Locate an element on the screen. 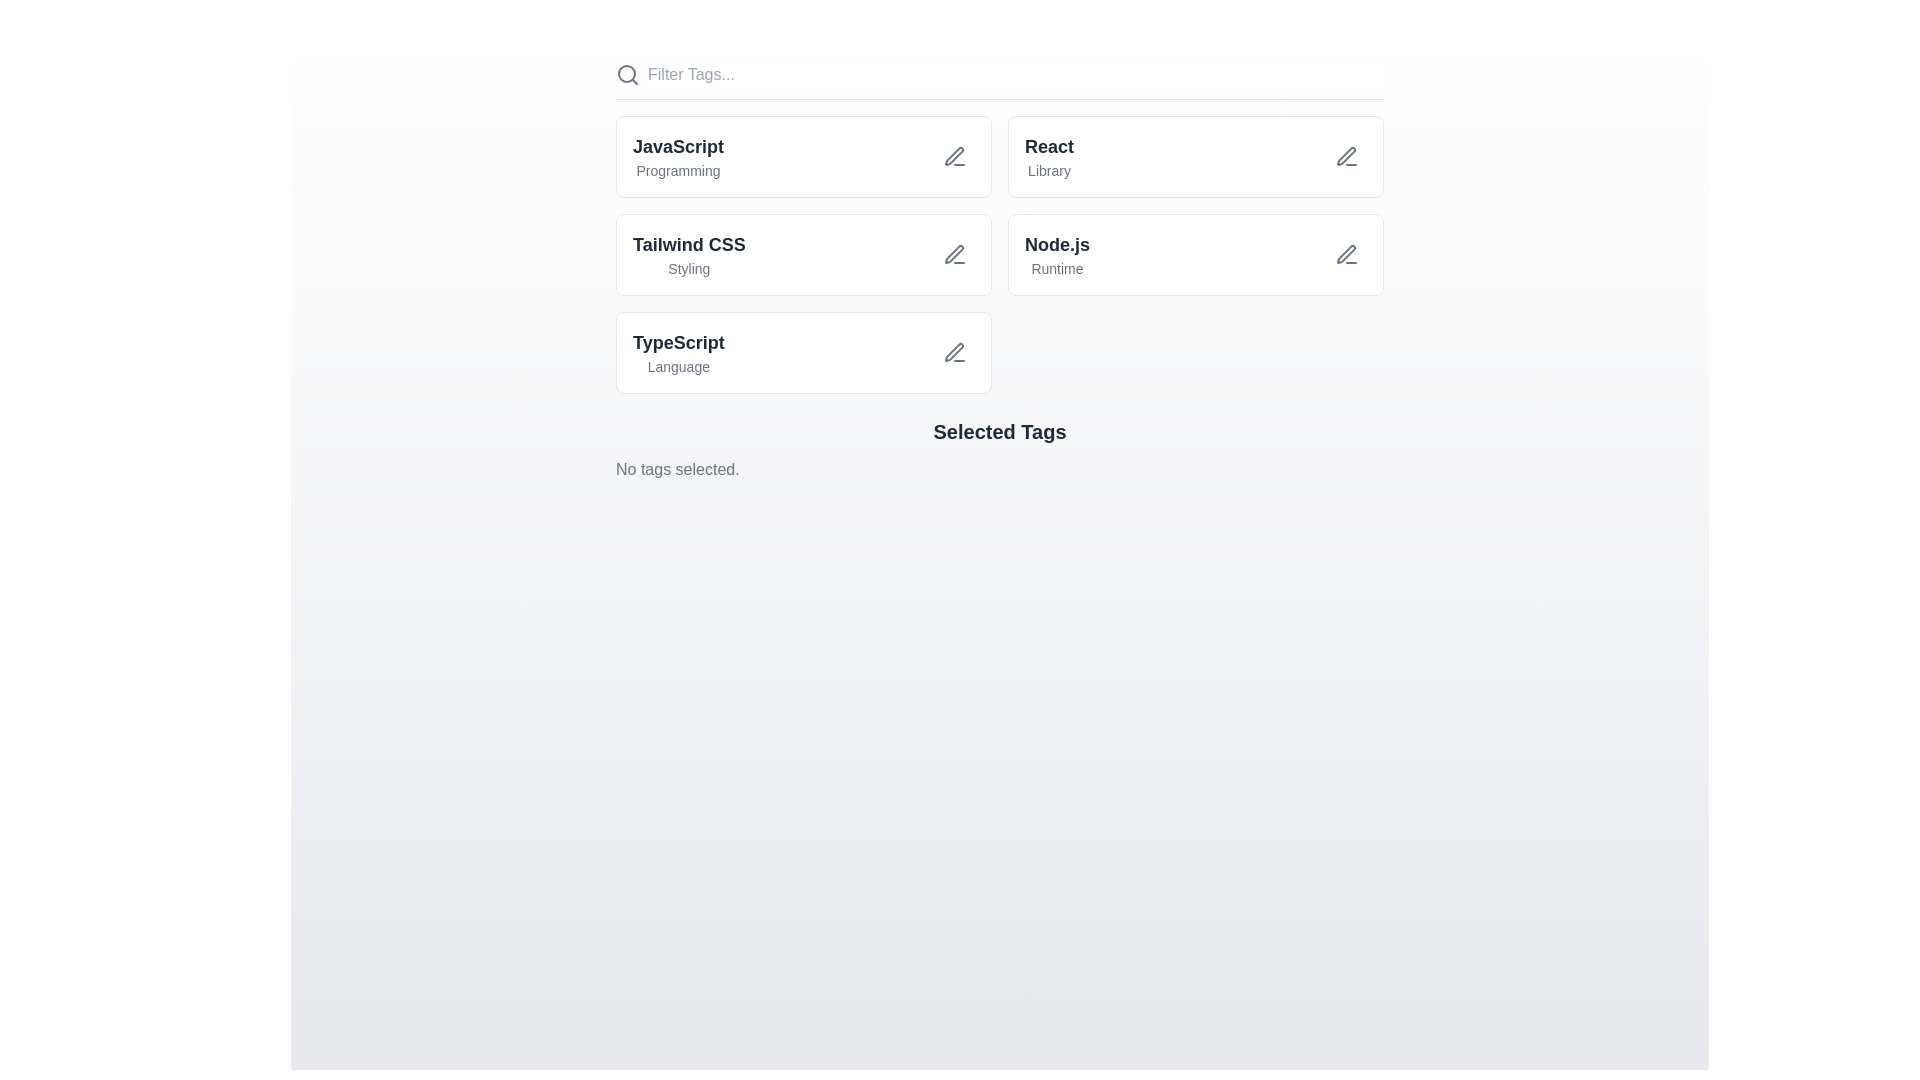 The width and height of the screenshot is (1920, 1080). the search icon located is located at coordinates (627, 73).